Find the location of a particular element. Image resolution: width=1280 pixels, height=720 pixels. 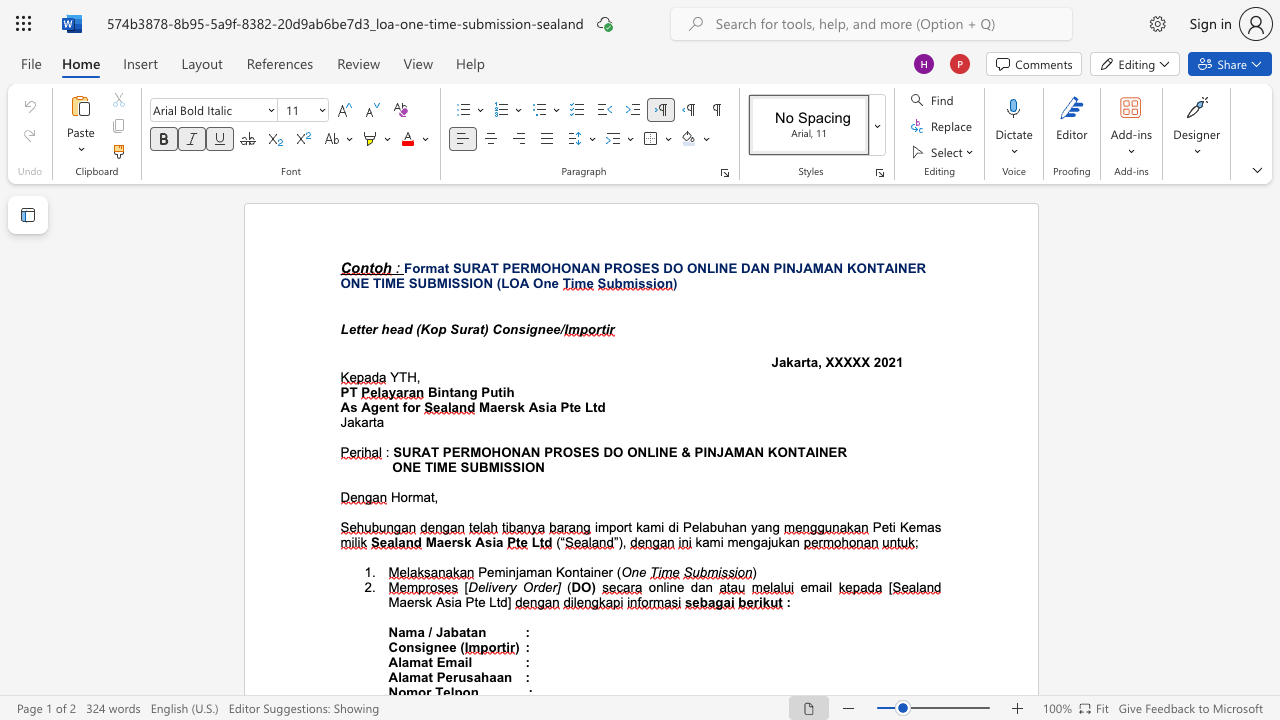

the subset text "k Asia Pte Ltd" within the text "Maersk Asia Pte Ltd" is located at coordinates (517, 406).